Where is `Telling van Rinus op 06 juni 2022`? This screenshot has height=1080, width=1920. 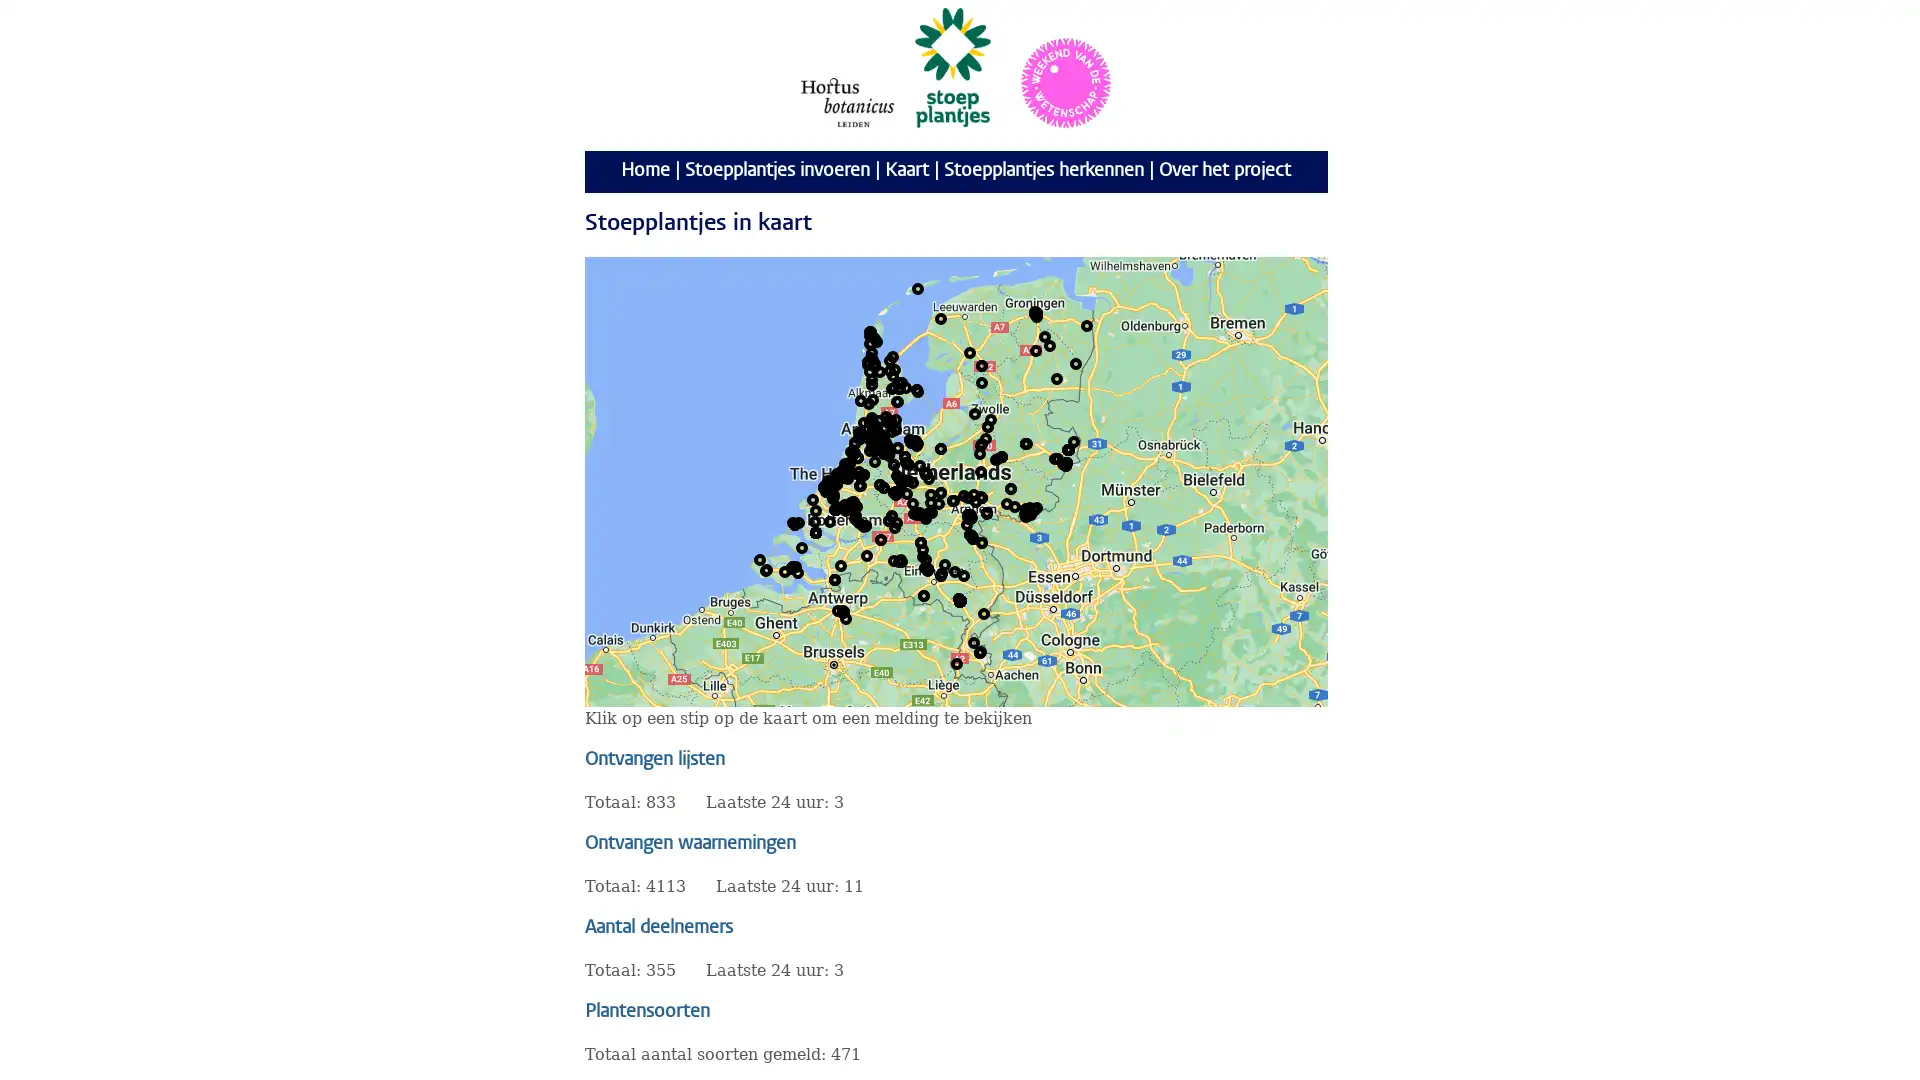
Telling van Rinus op 06 juni 2022 is located at coordinates (815, 519).